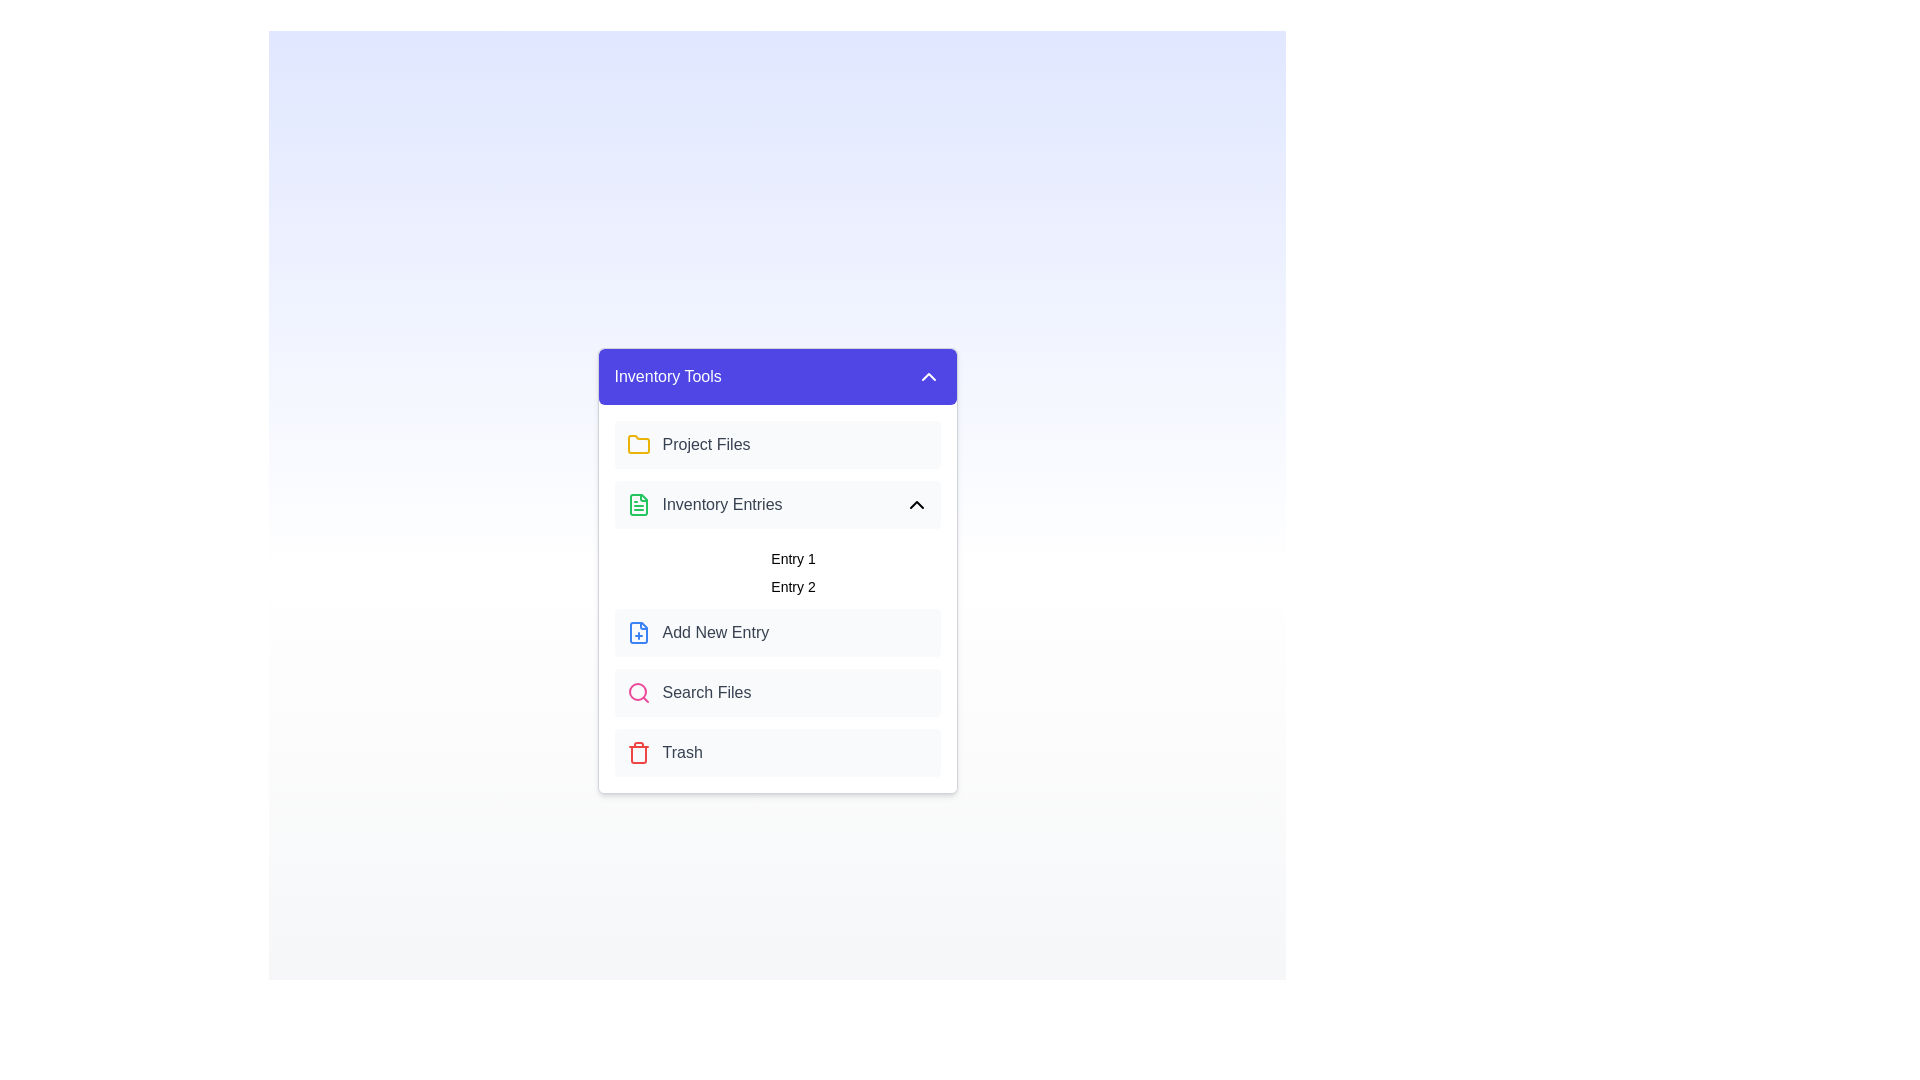 The height and width of the screenshot is (1080, 1920). I want to click on the yellow folder icon located at the top-left part of the 'Project Files' item in the menu, which is directly below 'Inventory Tools', so click(637, 443).